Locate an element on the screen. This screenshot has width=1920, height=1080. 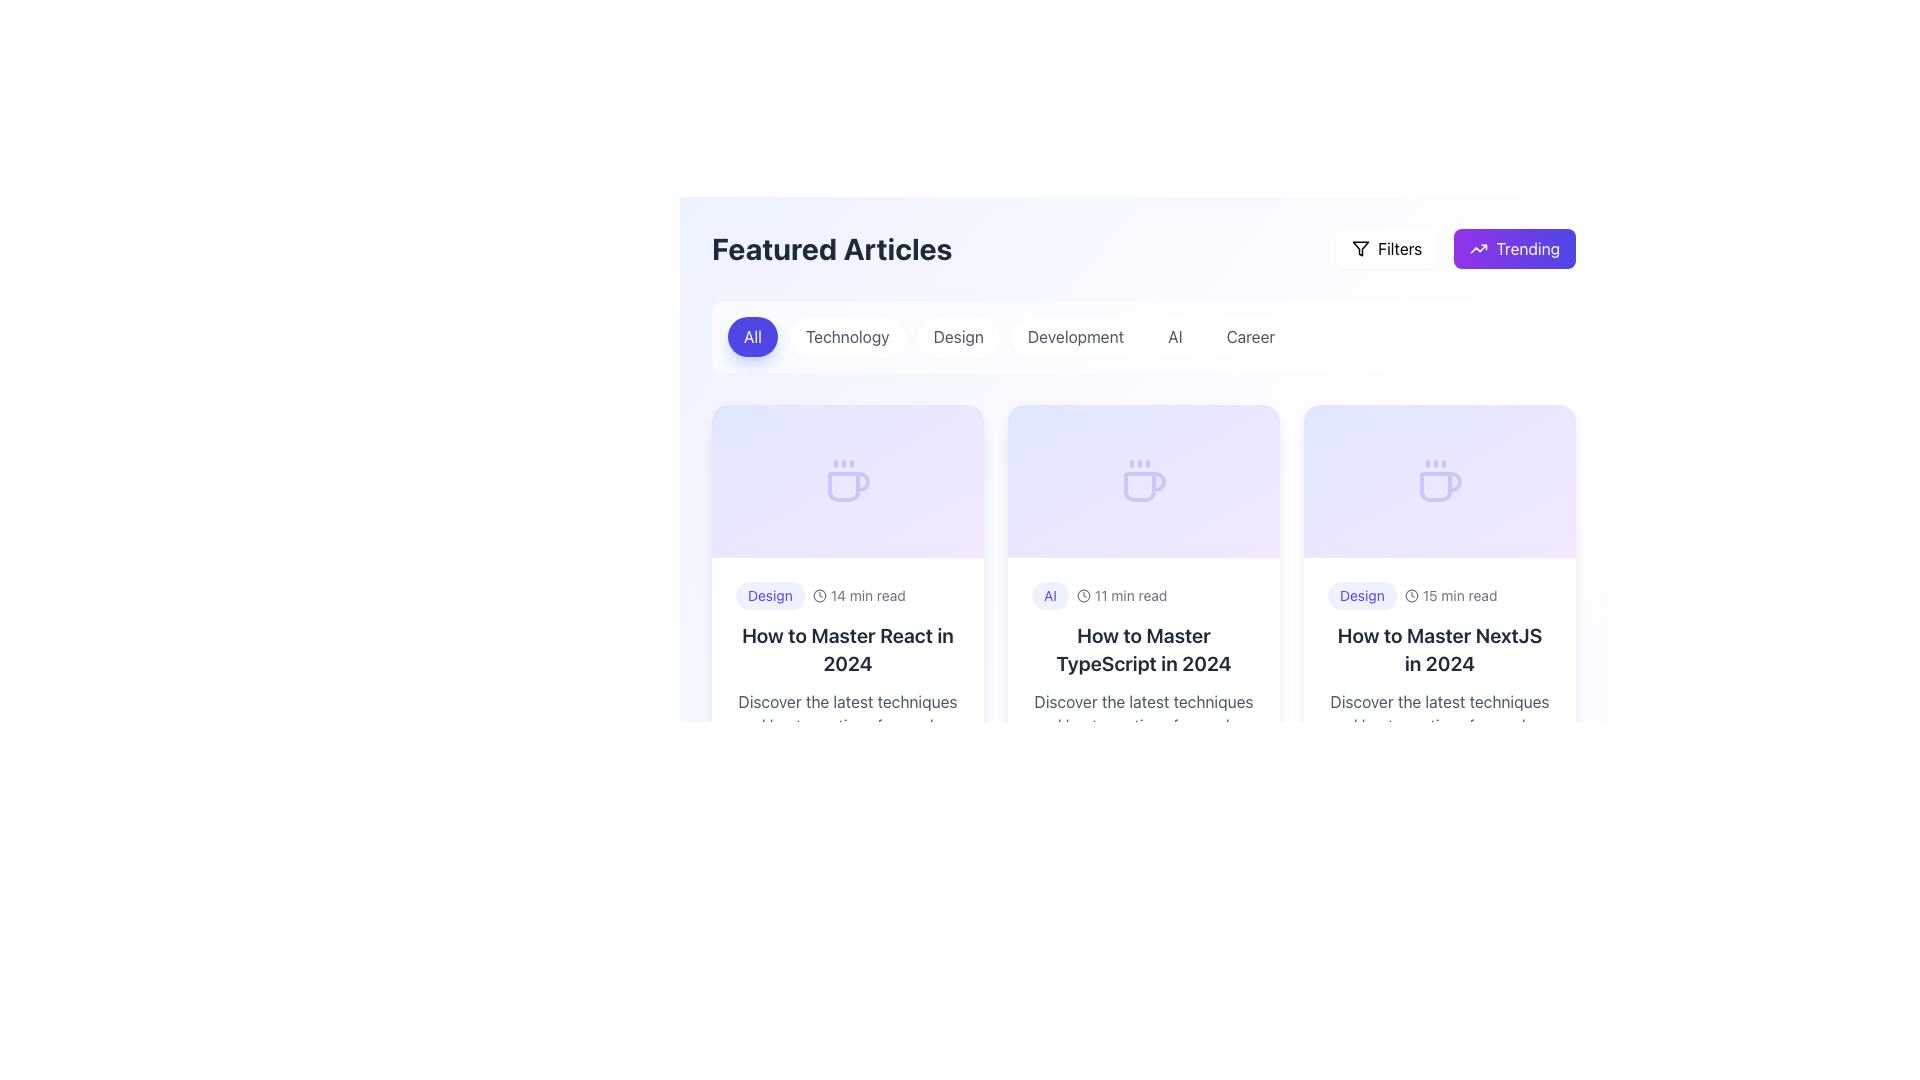
the text element displaying '11 min read' which is accompanied by a clock icon, as it is part of an interactive group is located at coordinates (1122, 595).